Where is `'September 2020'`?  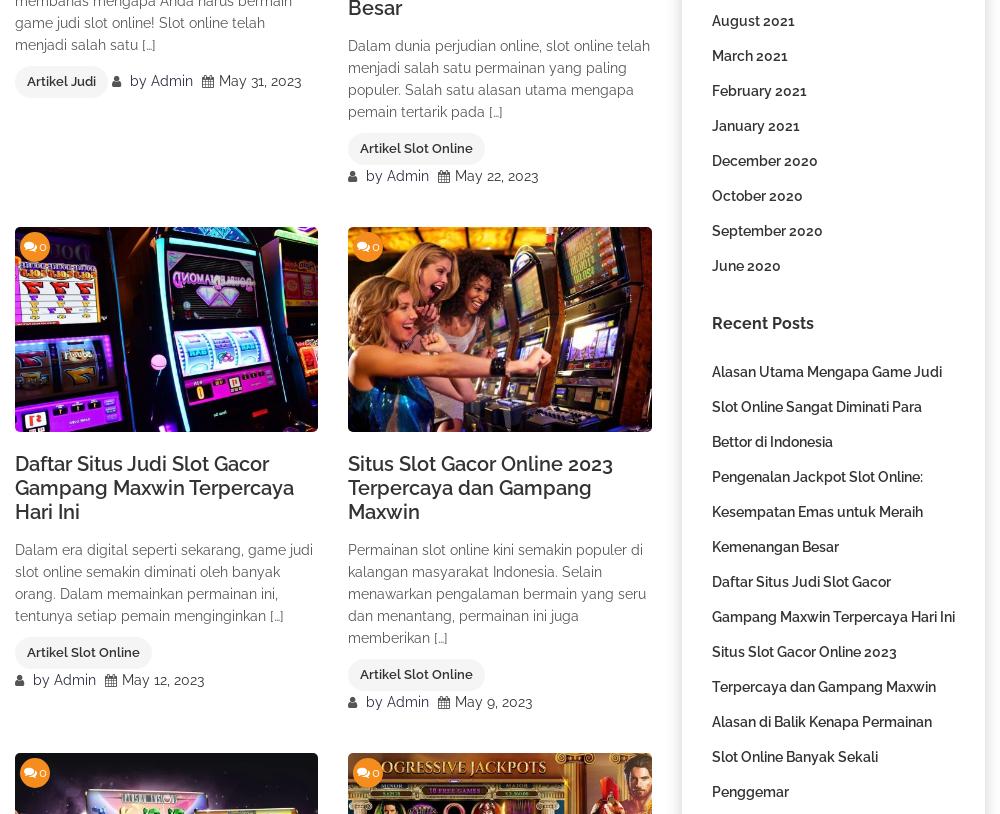
'September 2020' is located at coordinates (766, 230).